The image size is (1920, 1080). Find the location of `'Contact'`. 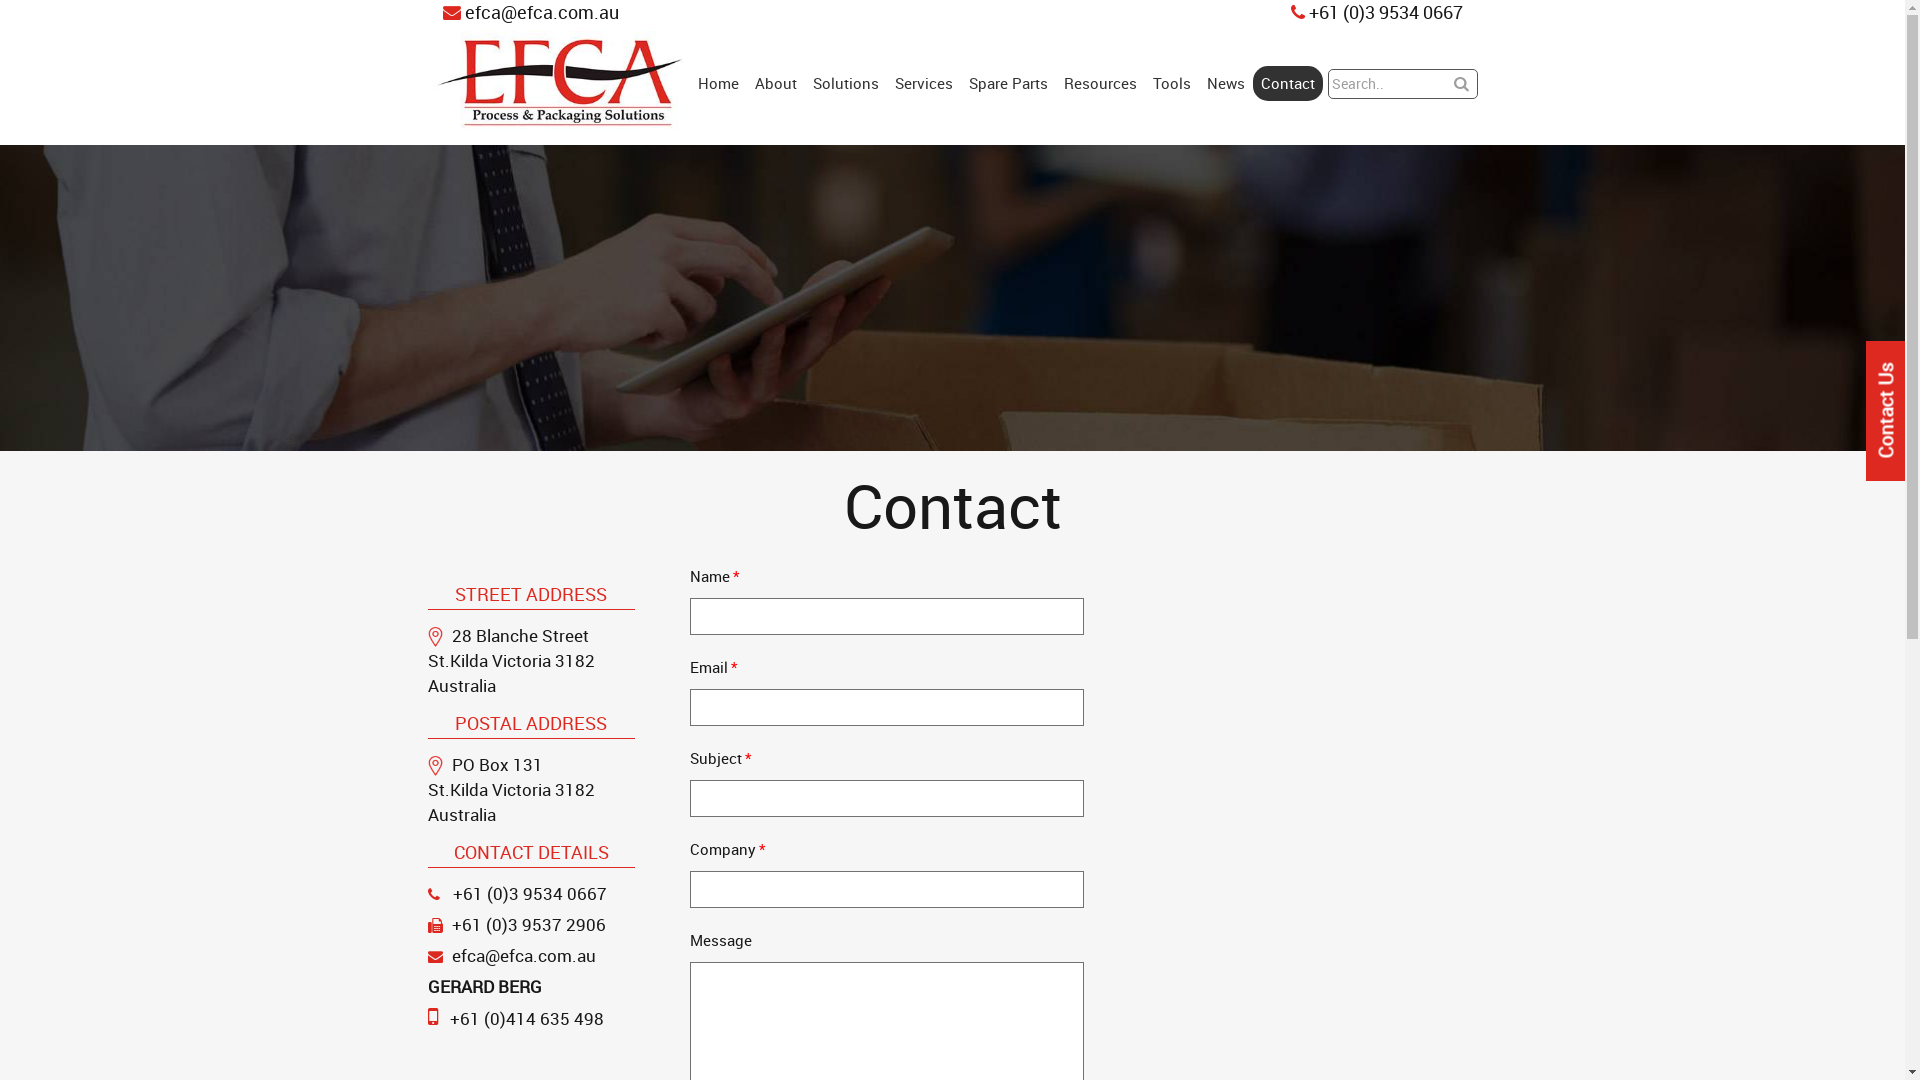

'Contact' is located at coordinates (1251, 82).